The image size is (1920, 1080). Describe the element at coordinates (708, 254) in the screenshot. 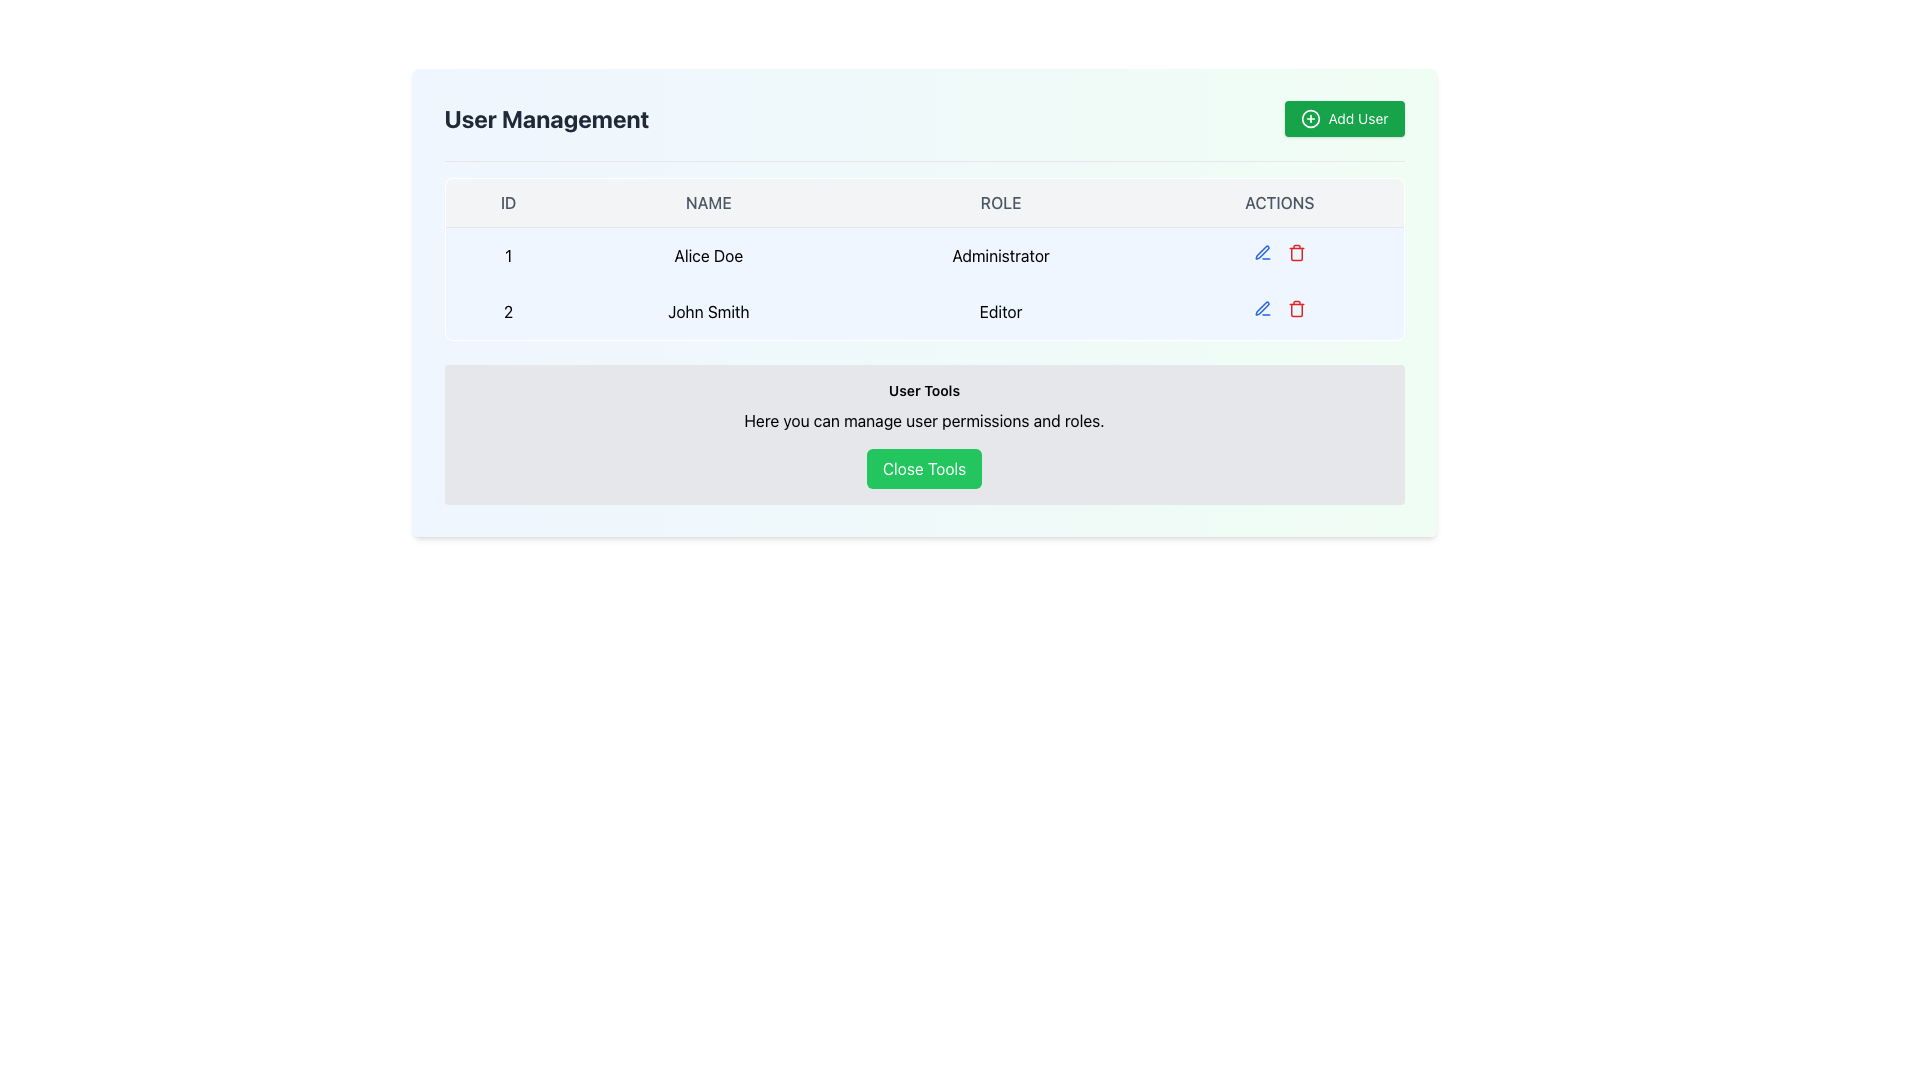

I see `the Text Label displaying 'Alice Doe' in the 'User Management' interface, located in the second column of the first row under the 'NAME' column` at that location.